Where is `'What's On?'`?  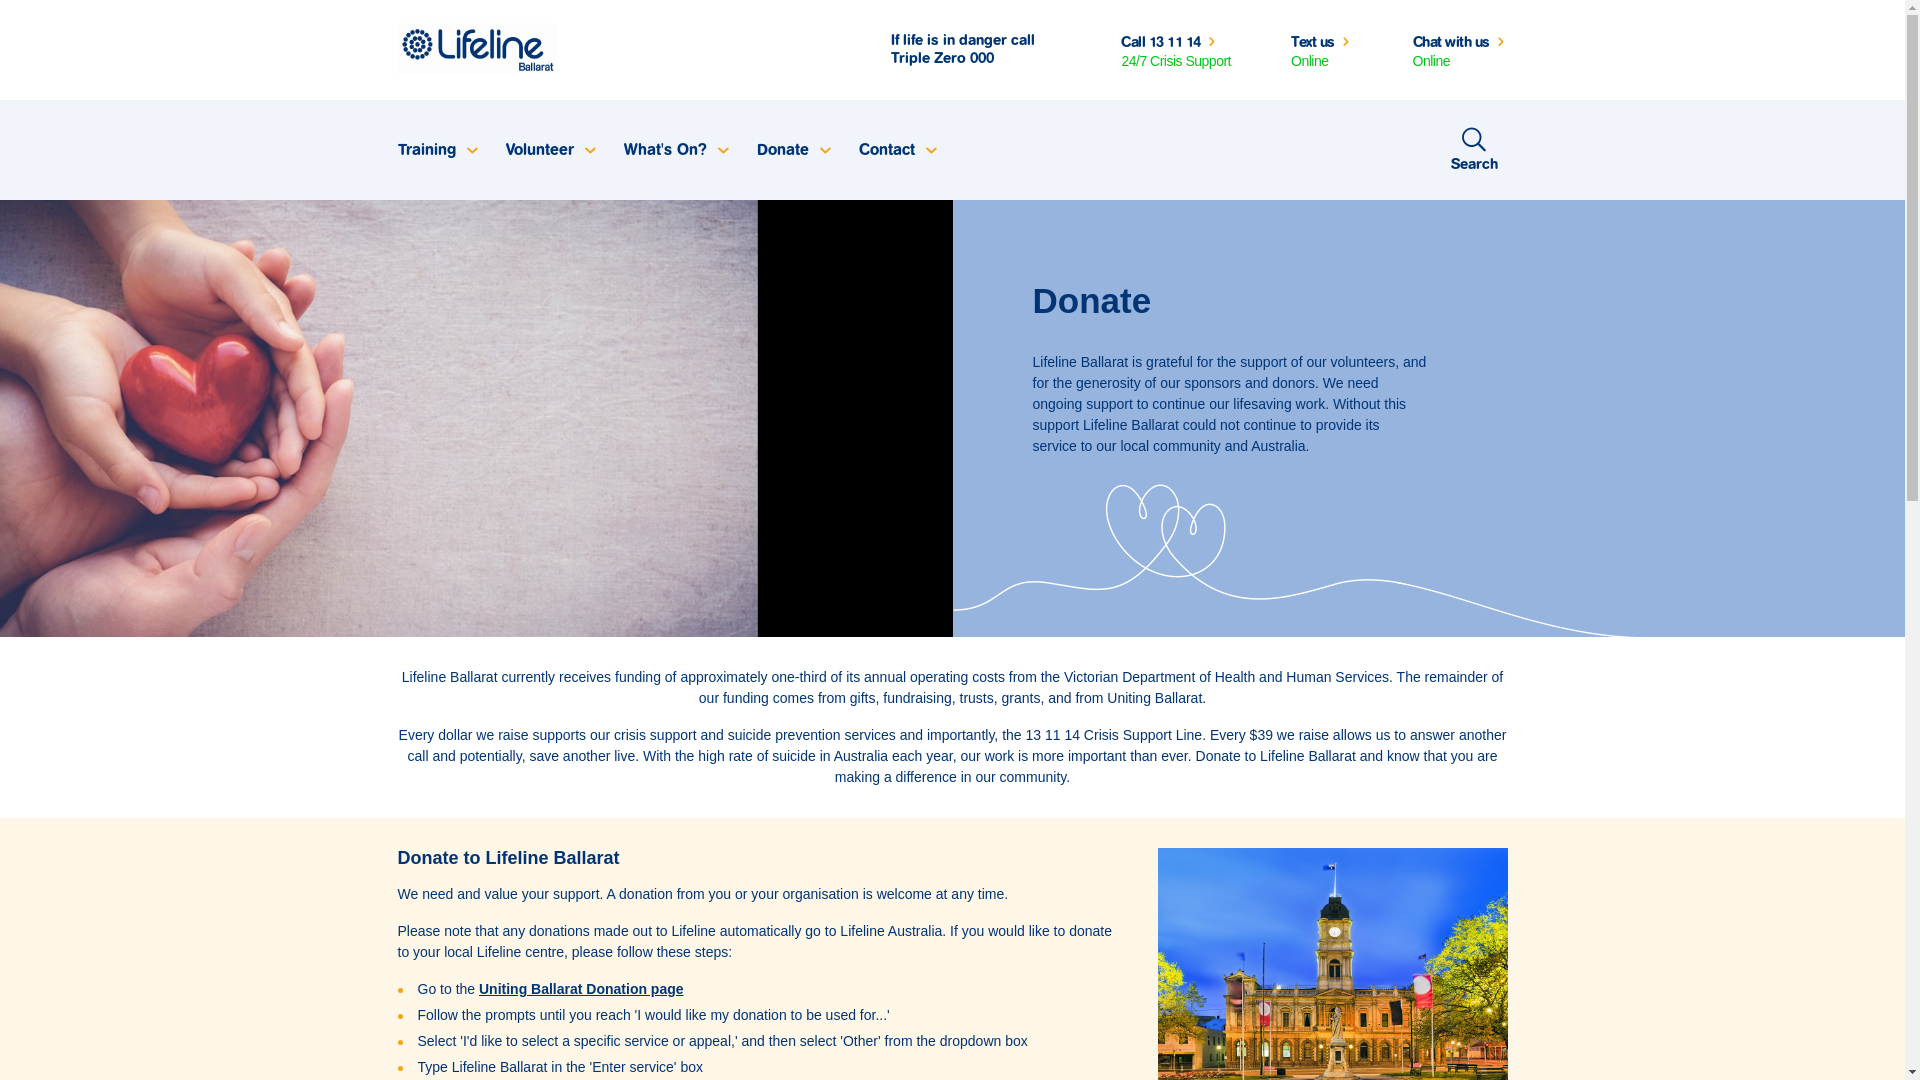
'What's On?' is located at coordinates (607, 149).